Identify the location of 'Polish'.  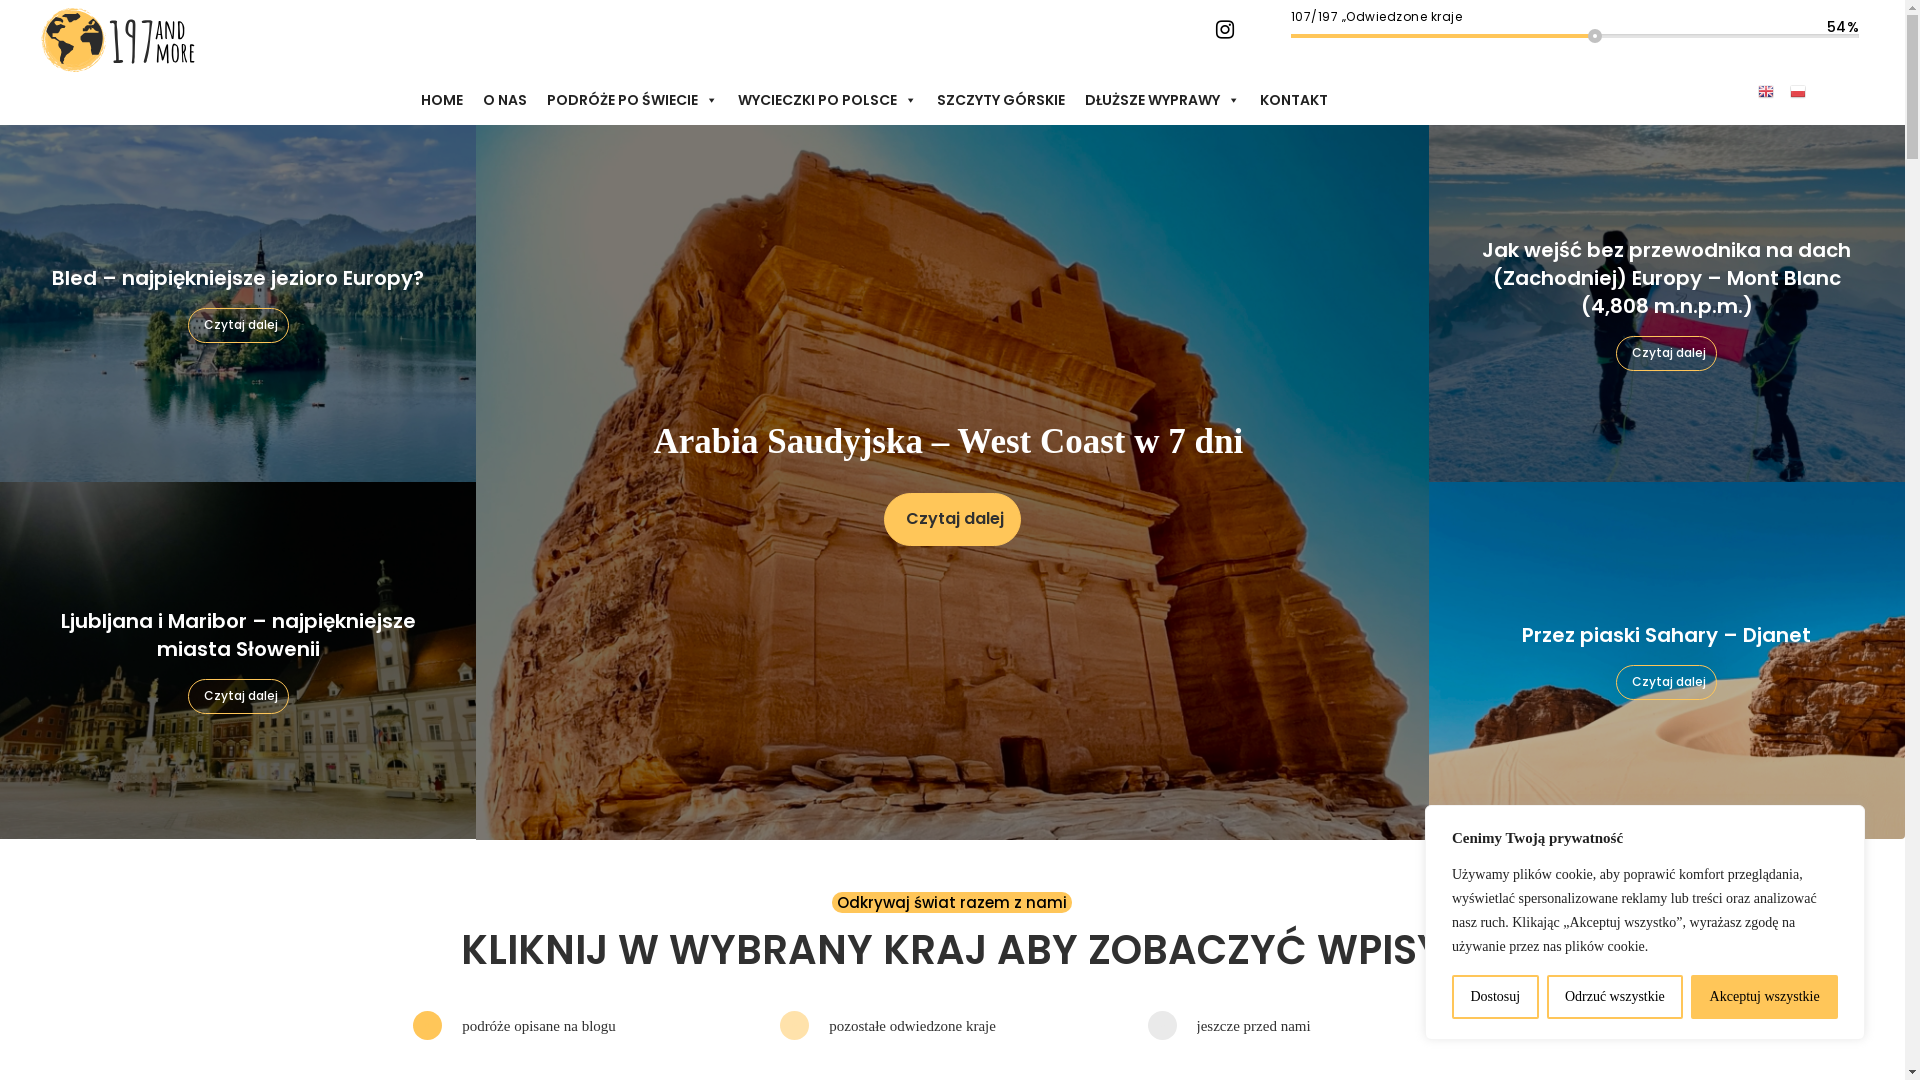
(1798, 90).